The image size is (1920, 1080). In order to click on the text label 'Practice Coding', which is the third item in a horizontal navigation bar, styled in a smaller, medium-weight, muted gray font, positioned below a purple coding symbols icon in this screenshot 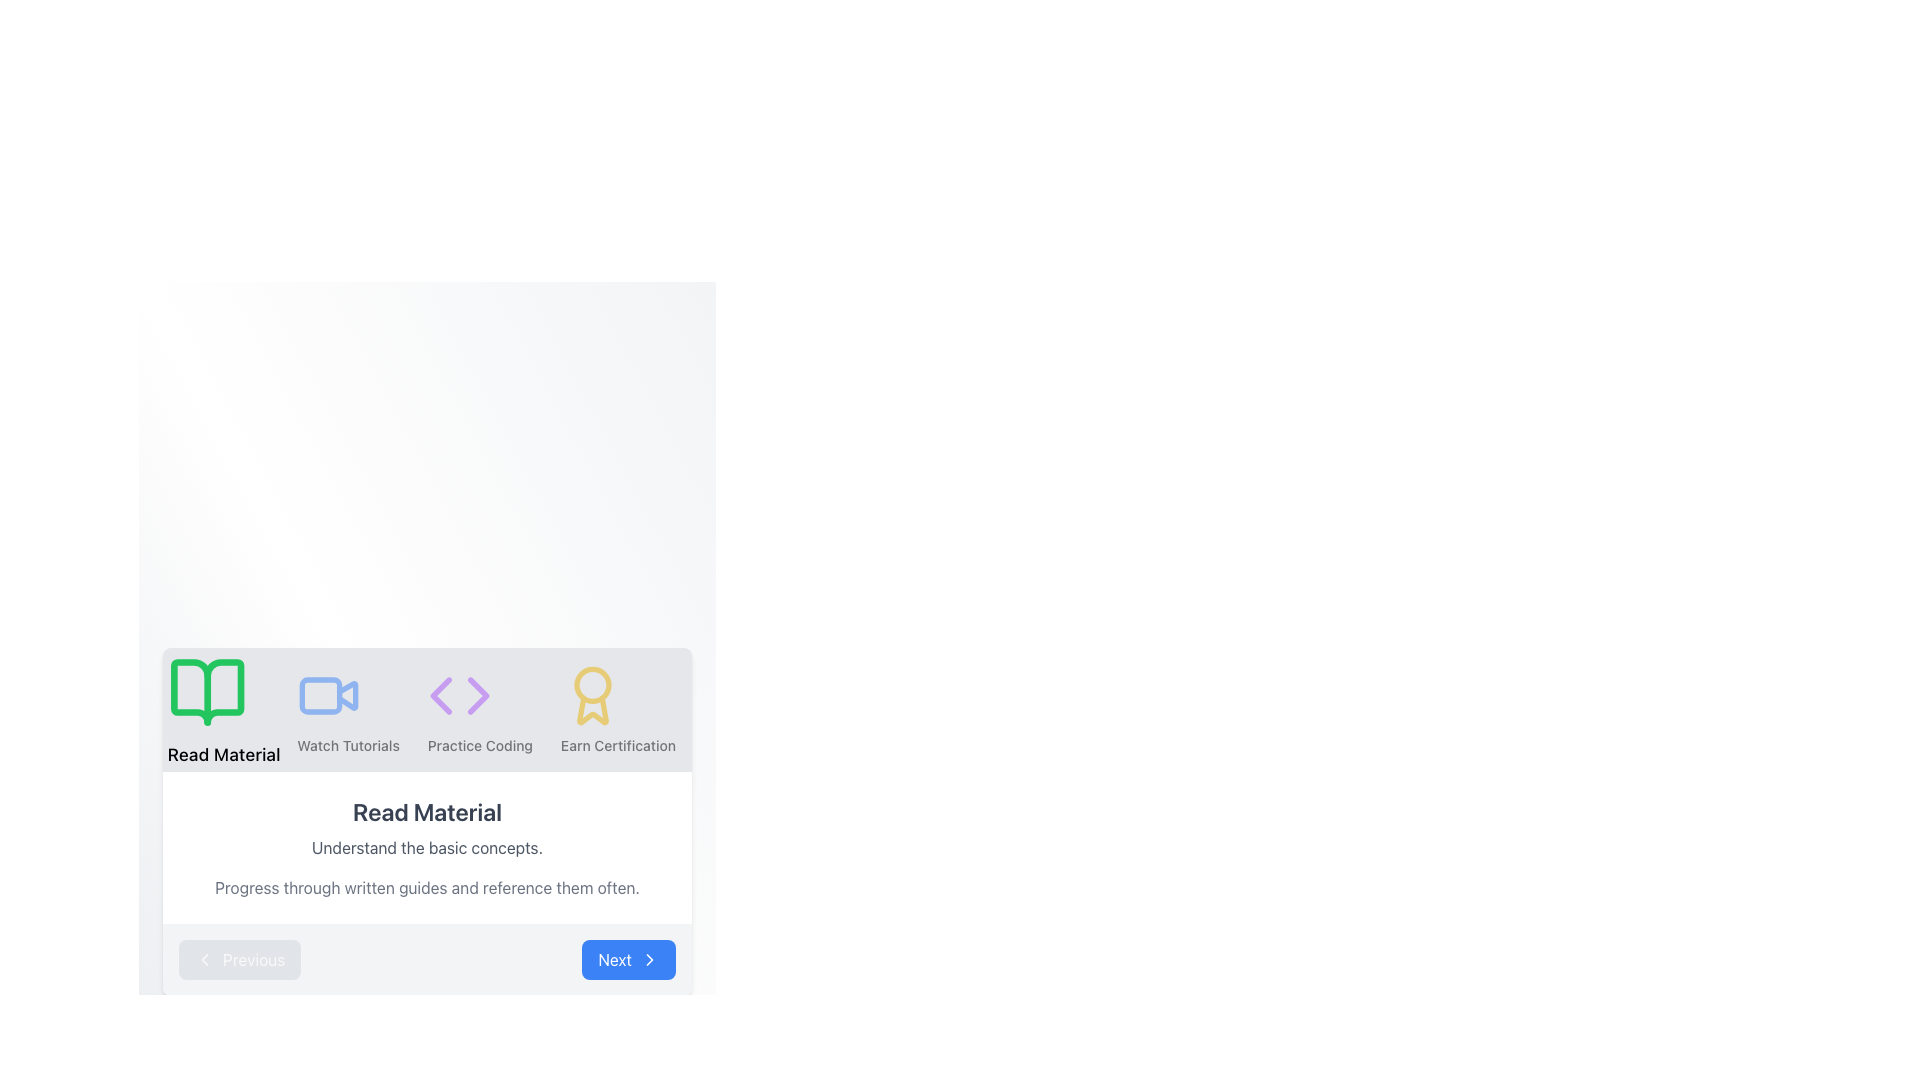, I will do `click(480, 745)`.